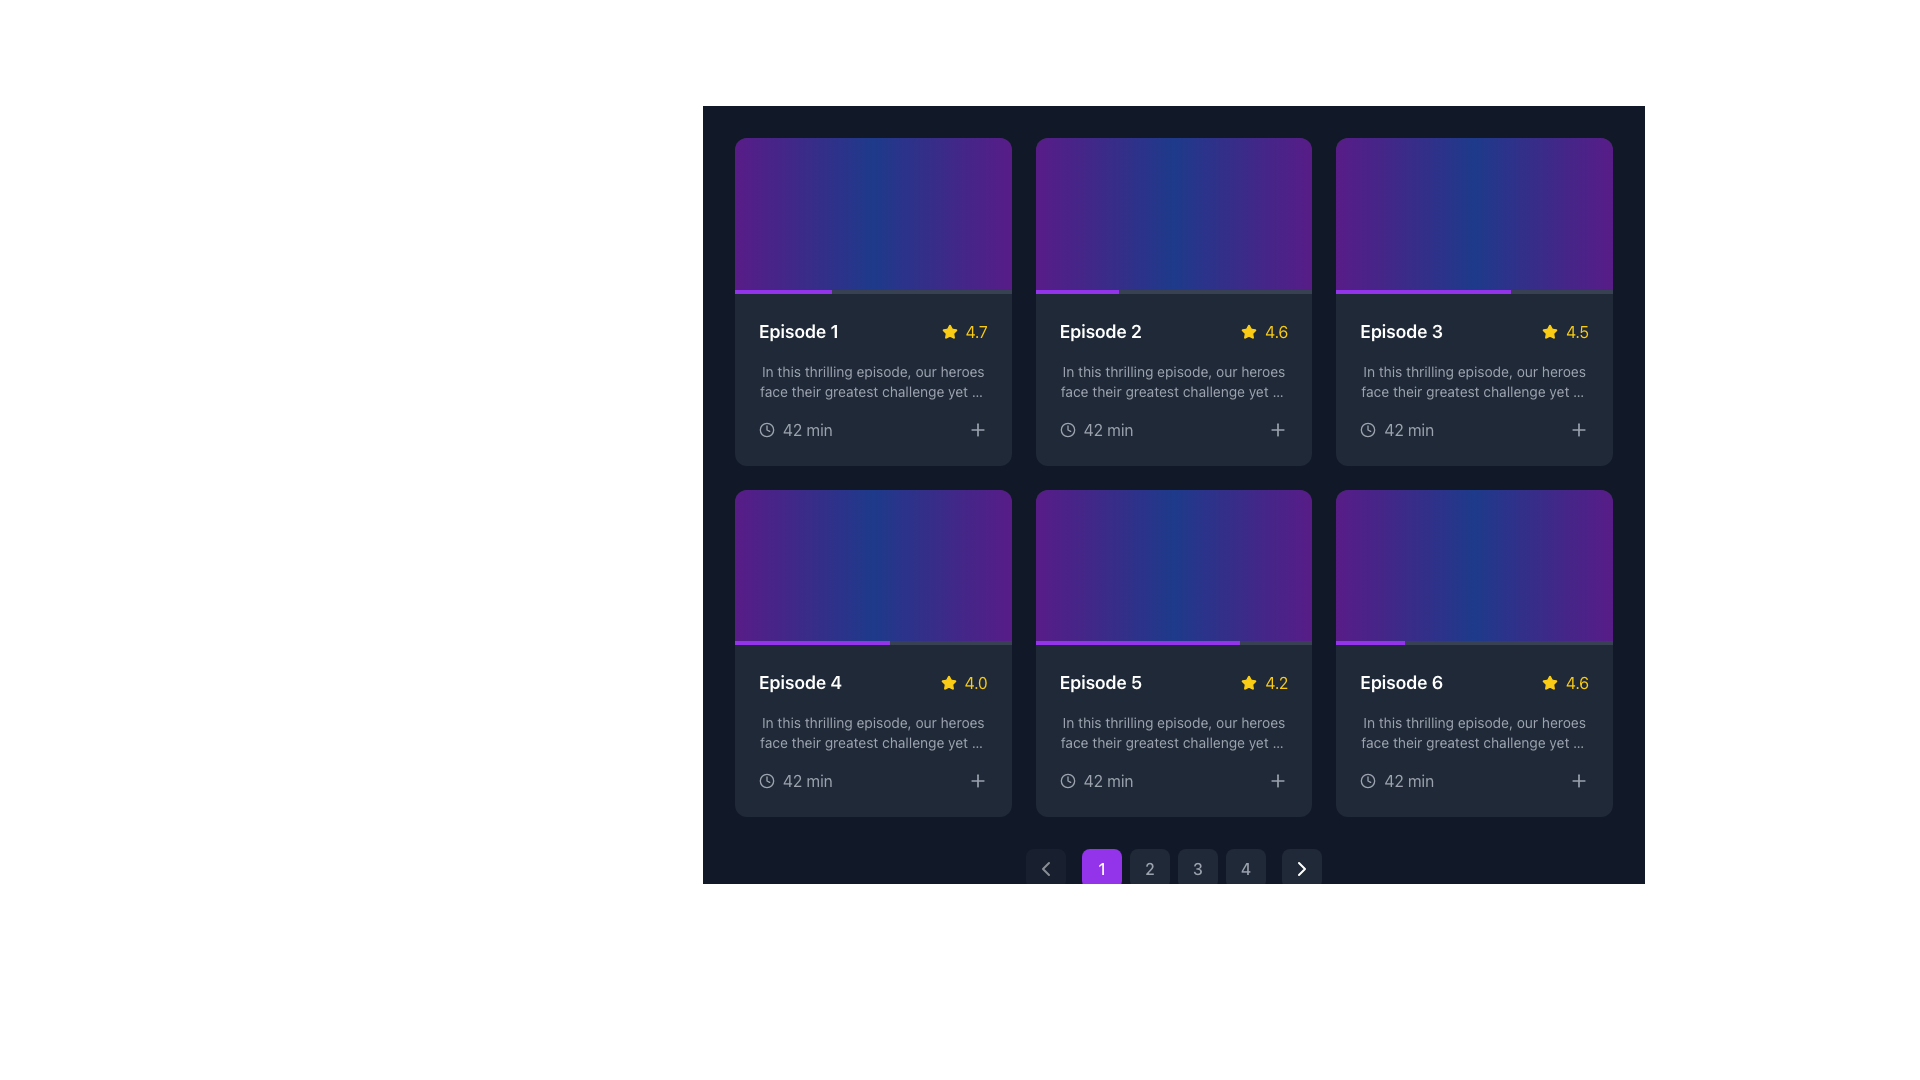 The width and height of the screenshot is (1920, 1080). Describe the element at coordinates (1578, 780) in the screenshot. I see `the button to add 'Episode 6' to the list, located at the bottom right corner of the card for 'Episode 6'` at that location.